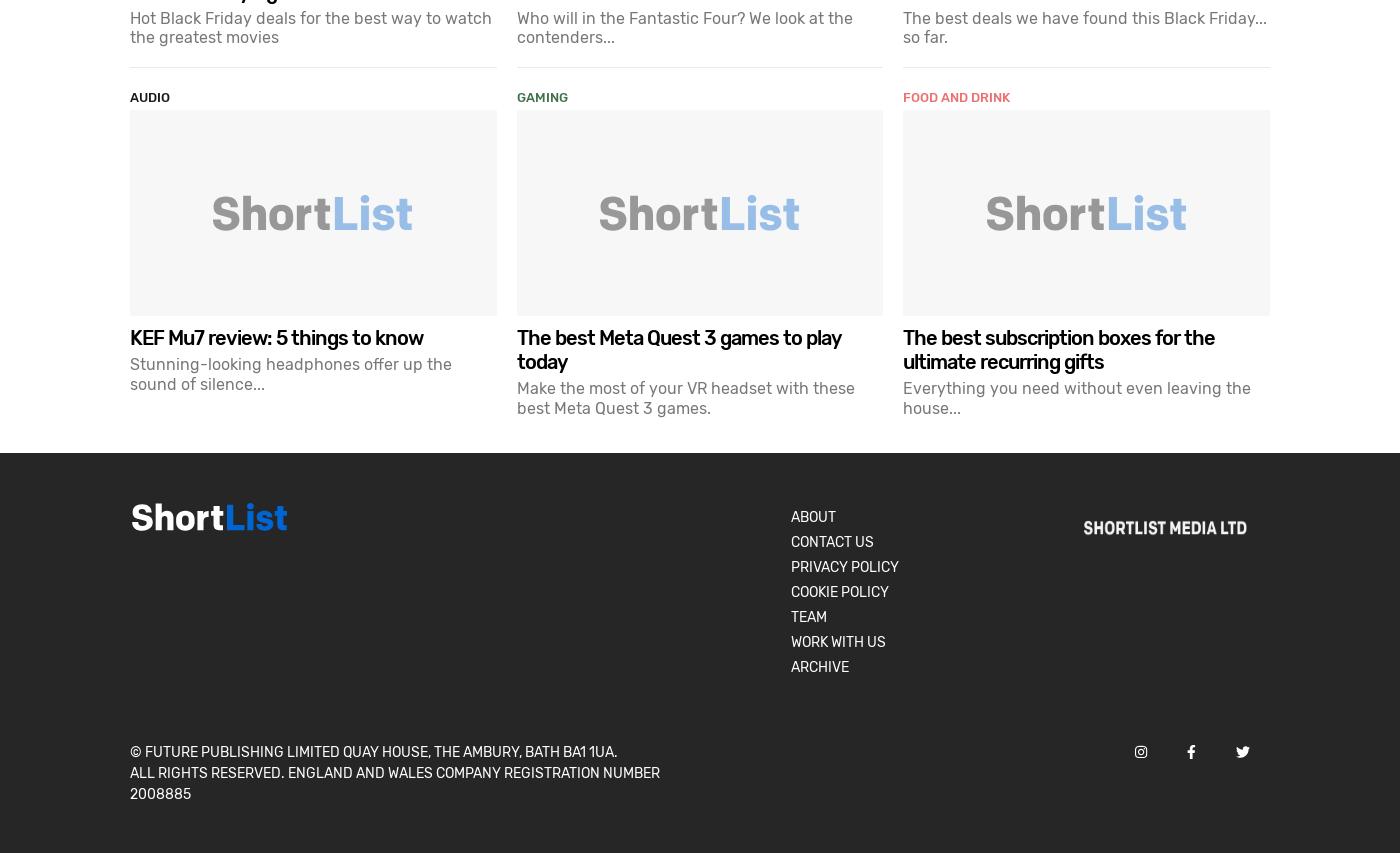 This screenshot has width=1400, height=853. Describe the element at coordinates (678, 348) in the screenshot. I see `'The best Meta Quest 3 games to play today'` at that location.